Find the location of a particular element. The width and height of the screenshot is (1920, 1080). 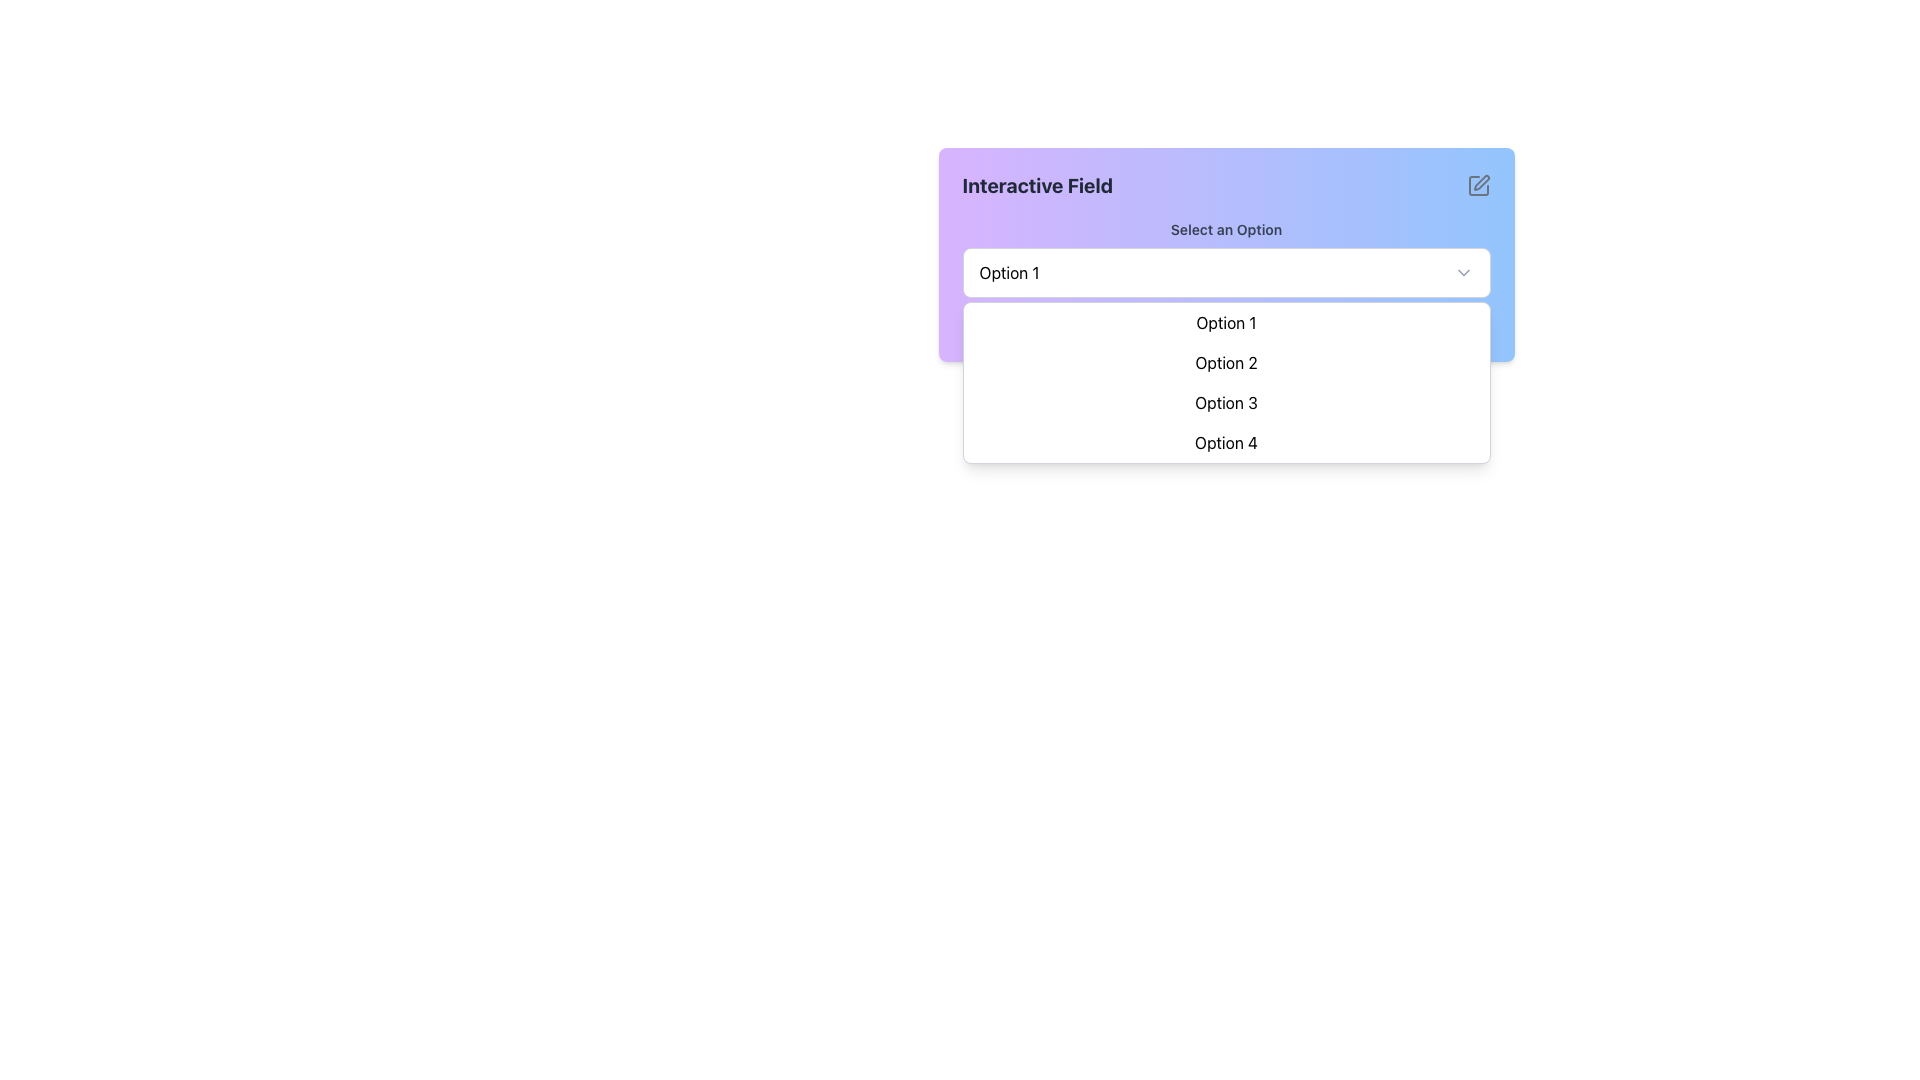

the dropdown menu with a white background and gray border labeled 'Select an Option' is located at coordinates (1225, 273).